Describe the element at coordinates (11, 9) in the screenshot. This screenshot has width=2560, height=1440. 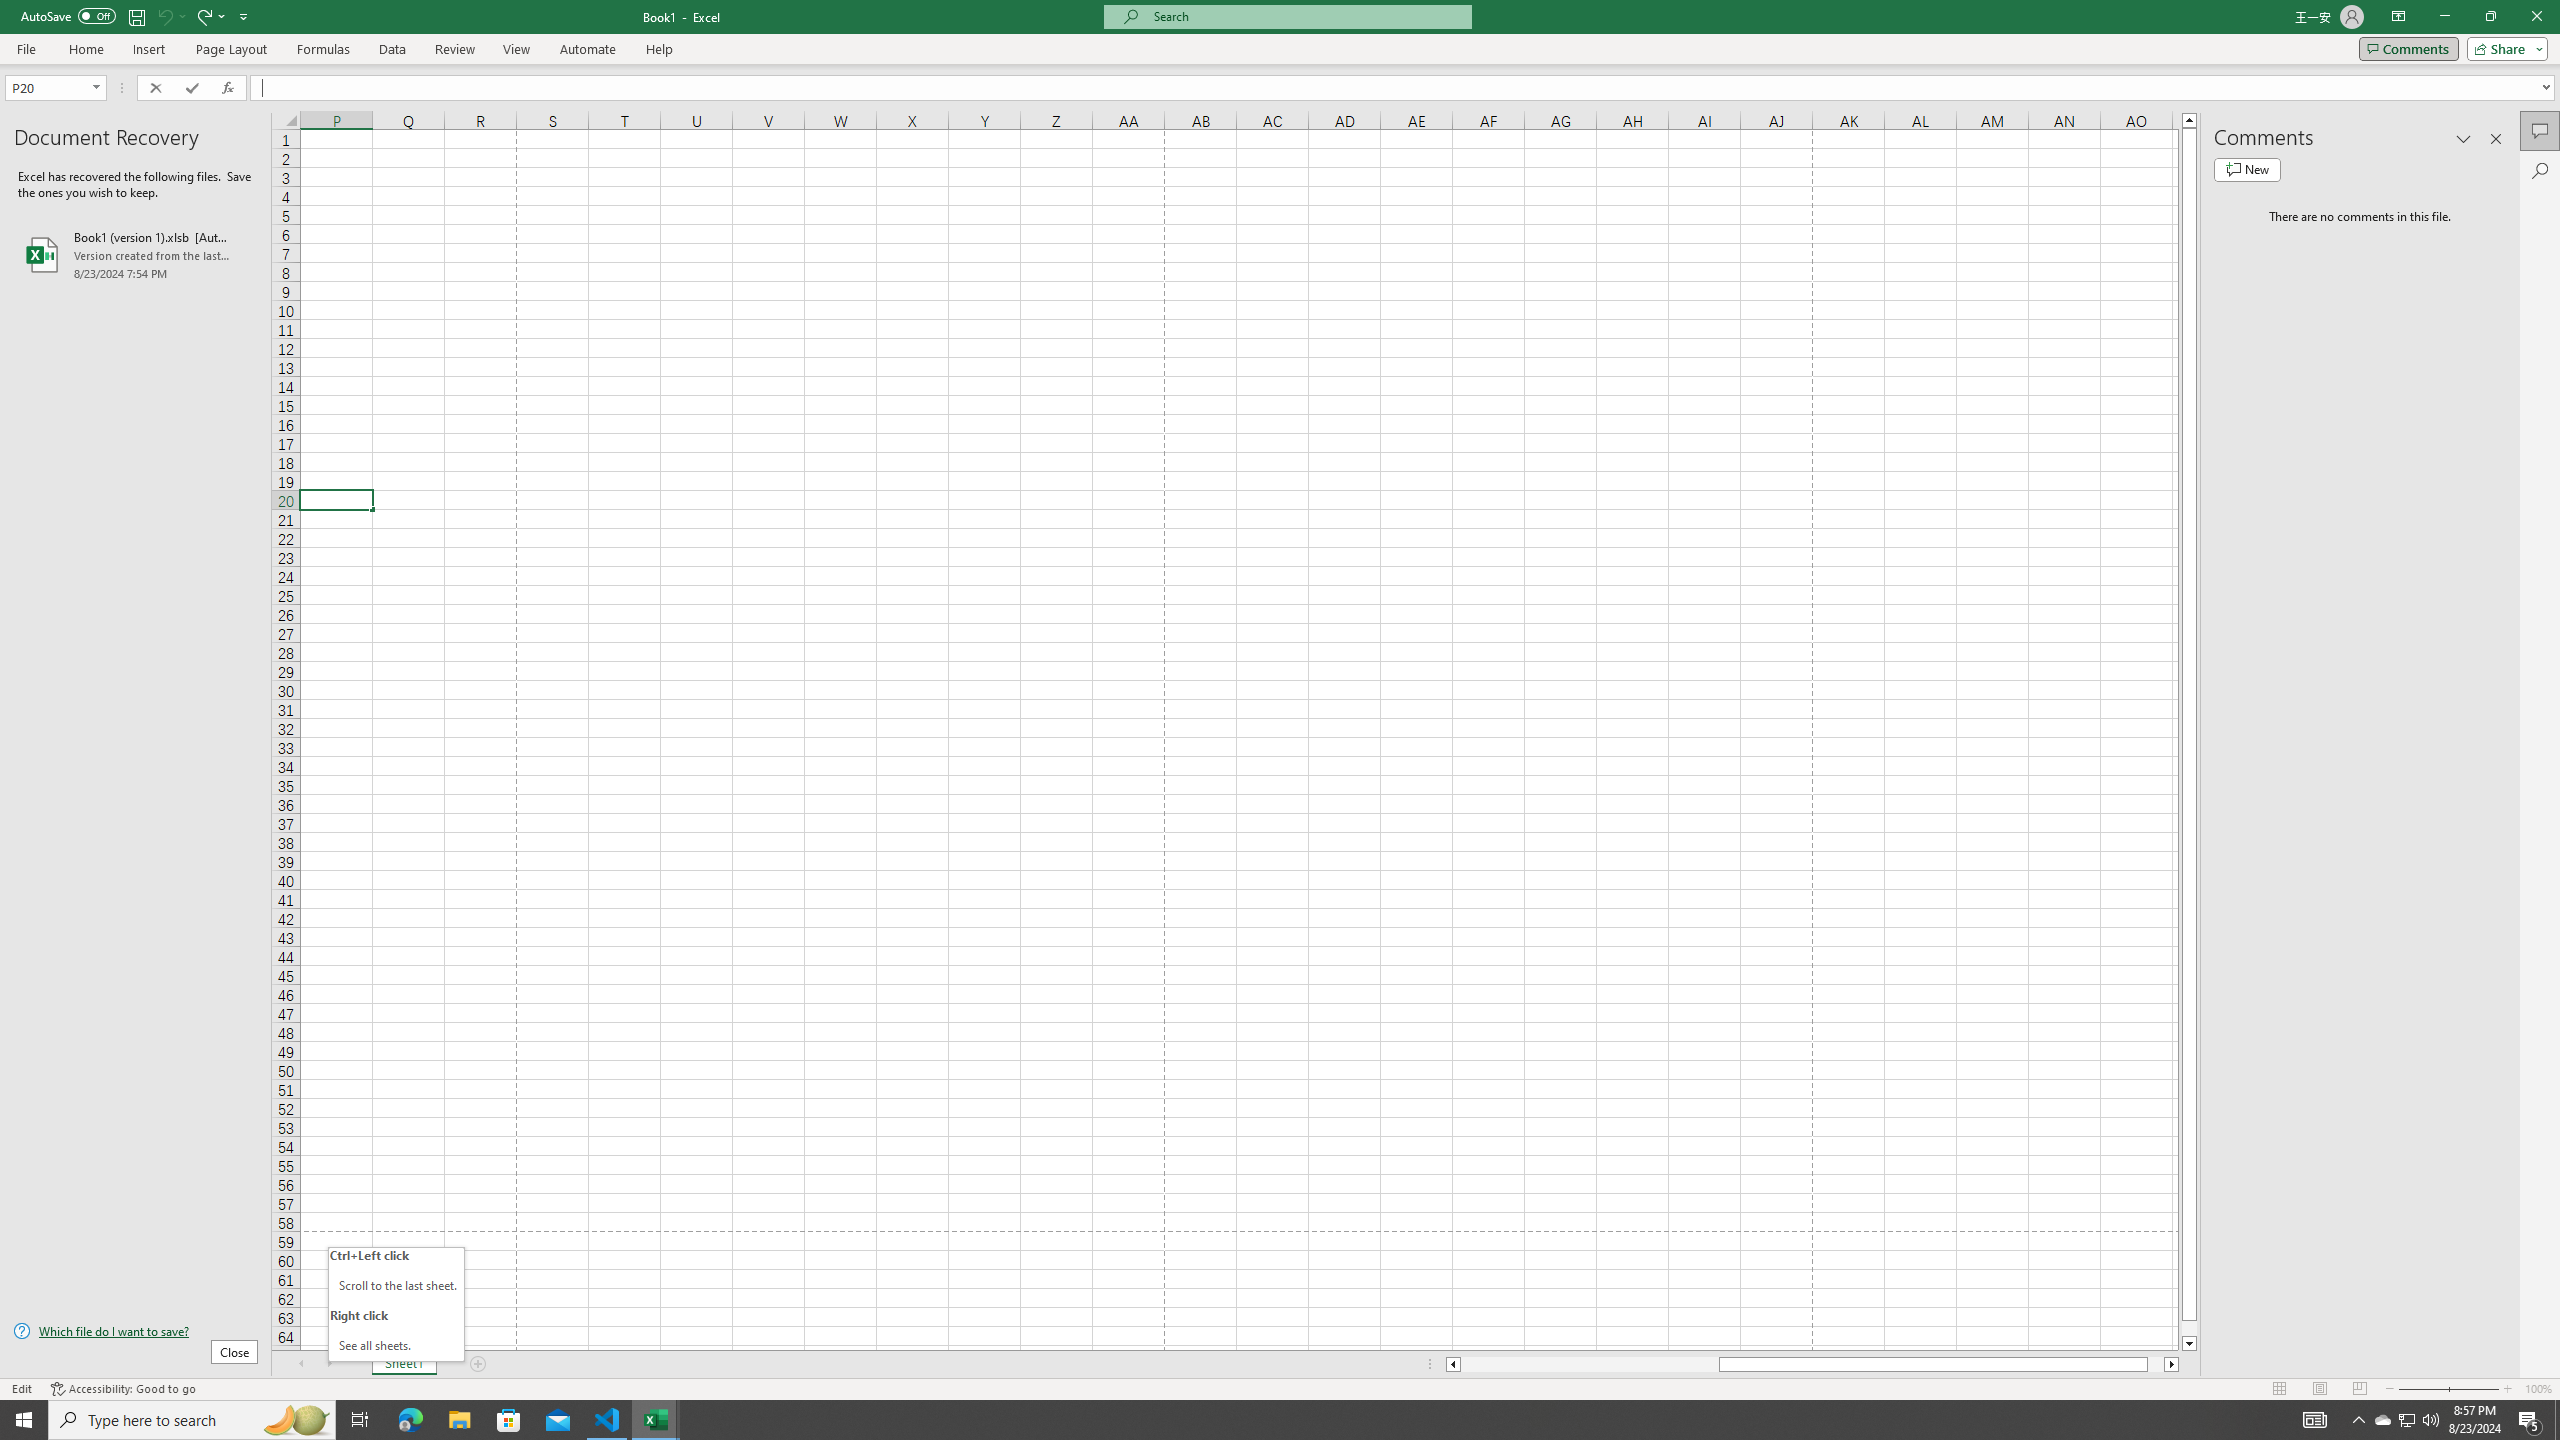
I see `'System'` at that location.